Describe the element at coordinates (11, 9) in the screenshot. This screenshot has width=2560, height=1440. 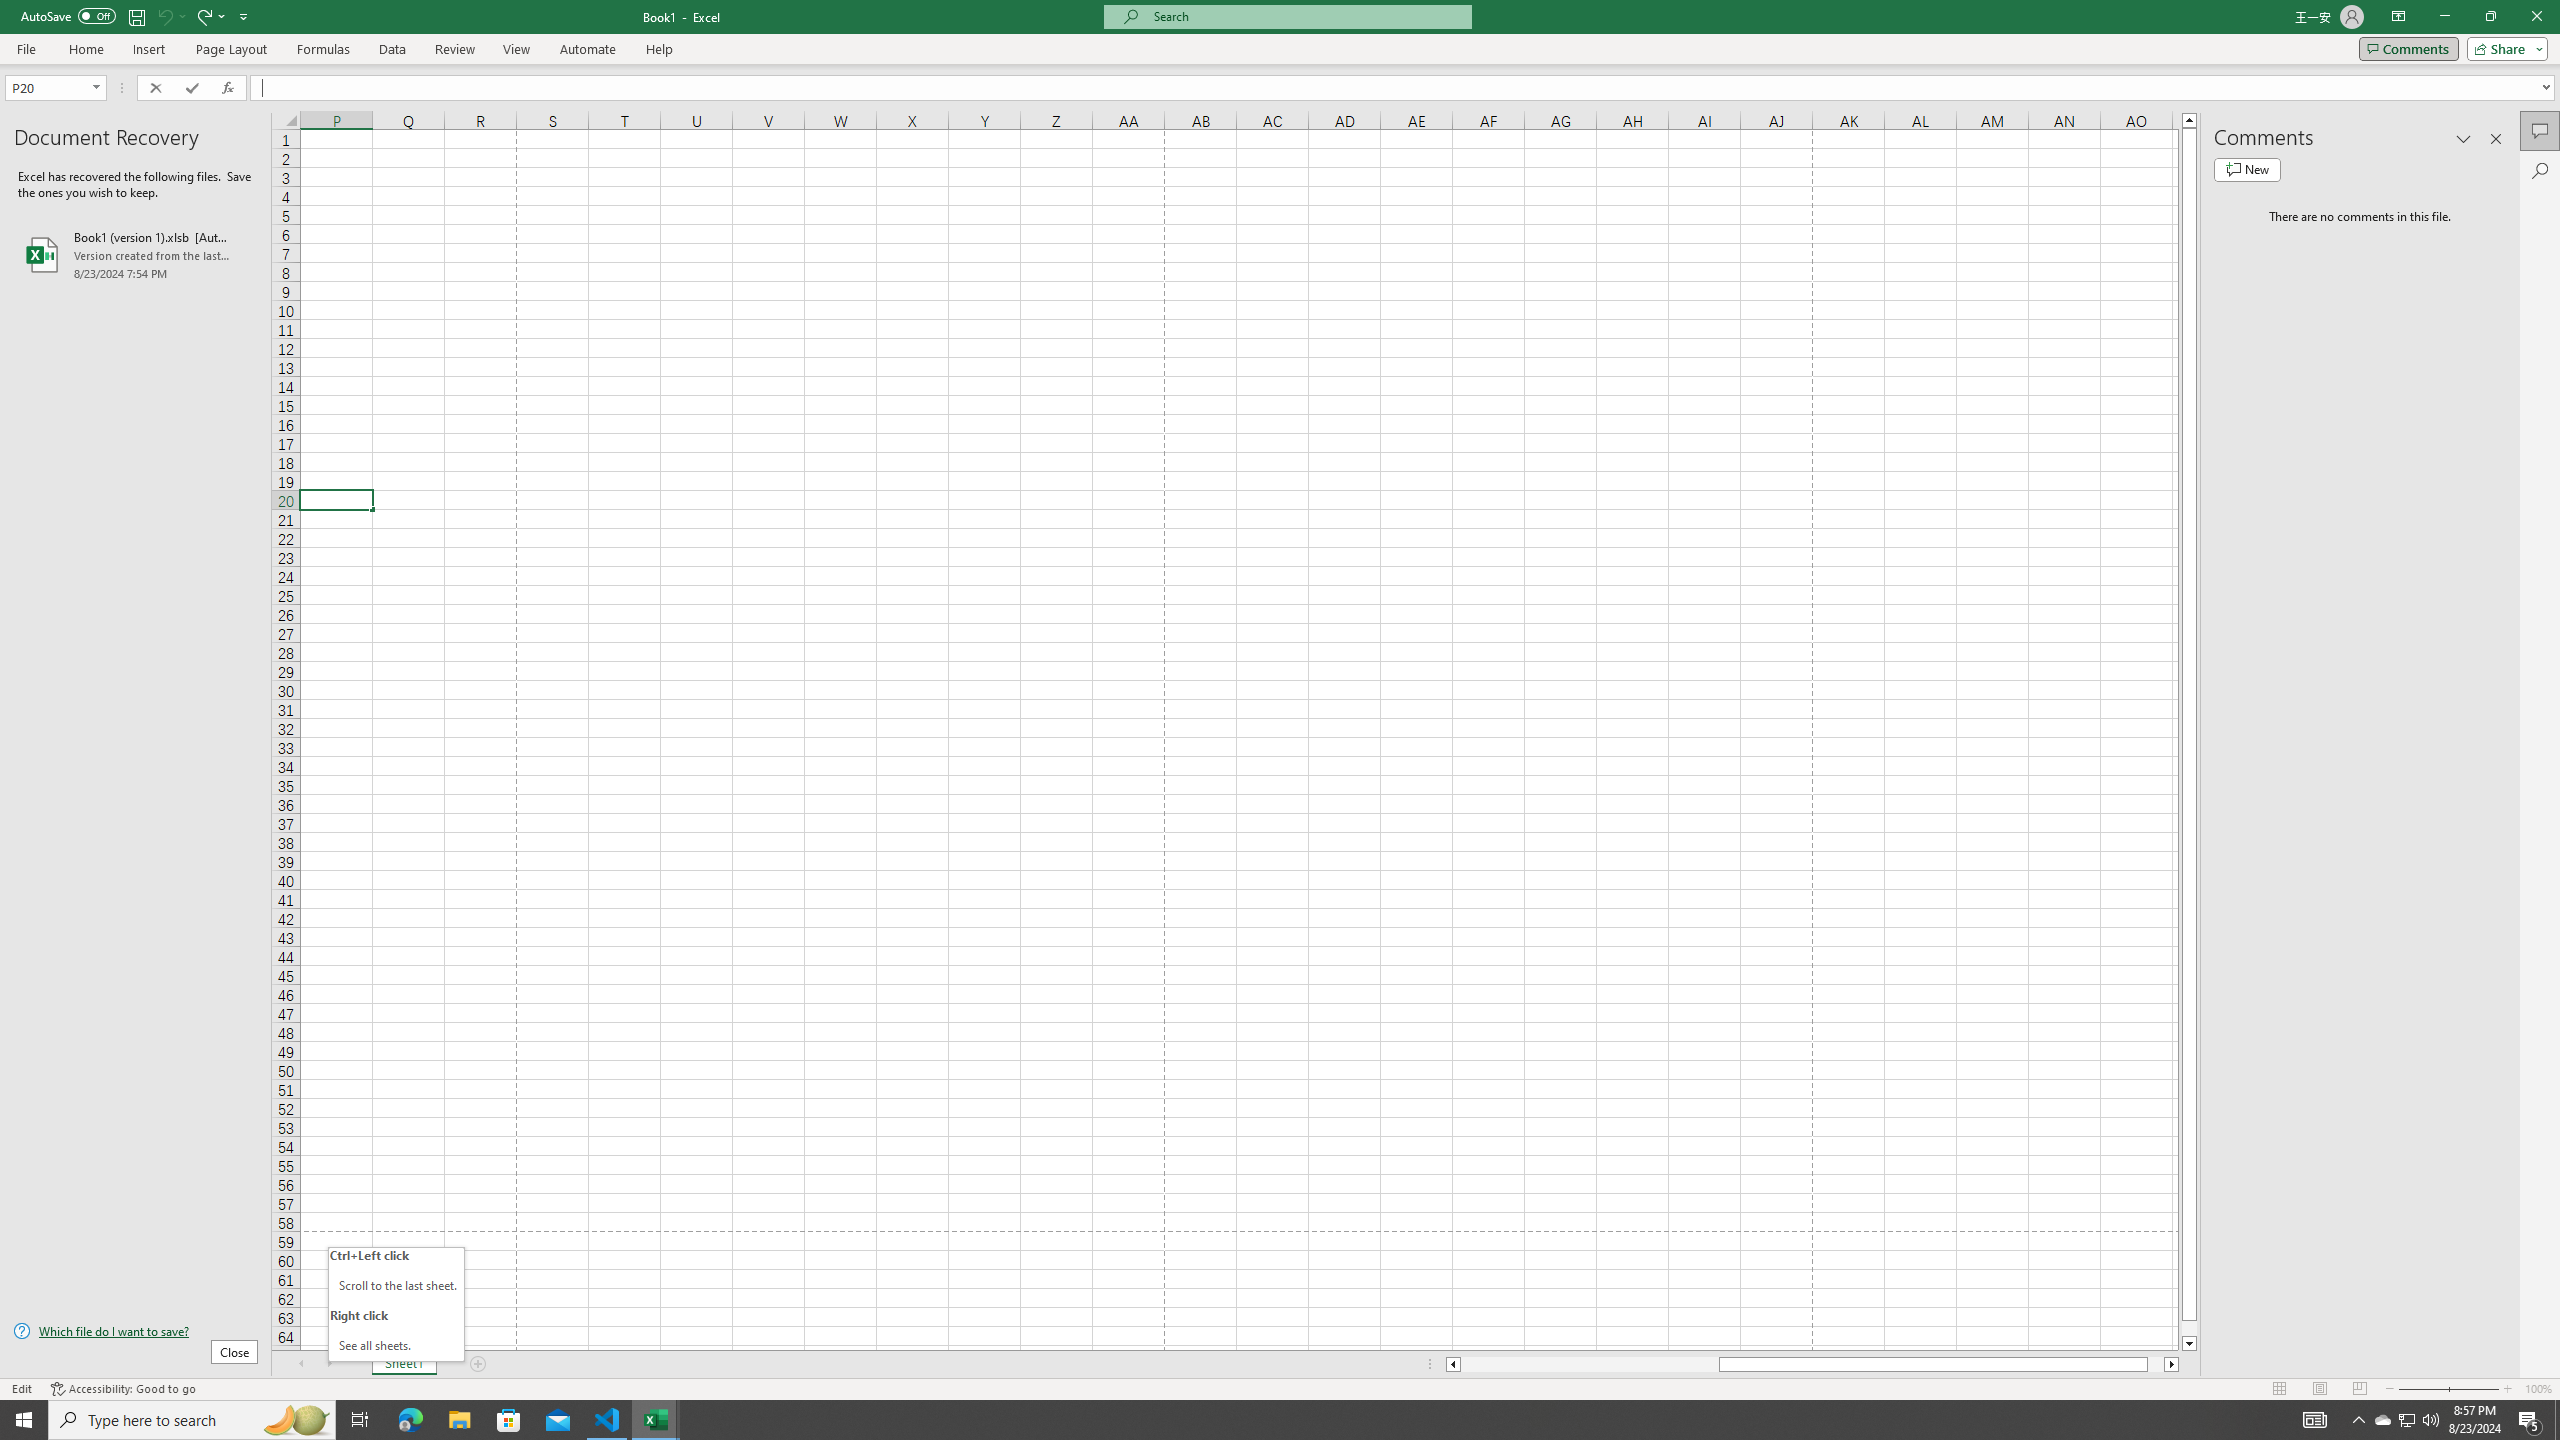
I see `'System'` at that location.